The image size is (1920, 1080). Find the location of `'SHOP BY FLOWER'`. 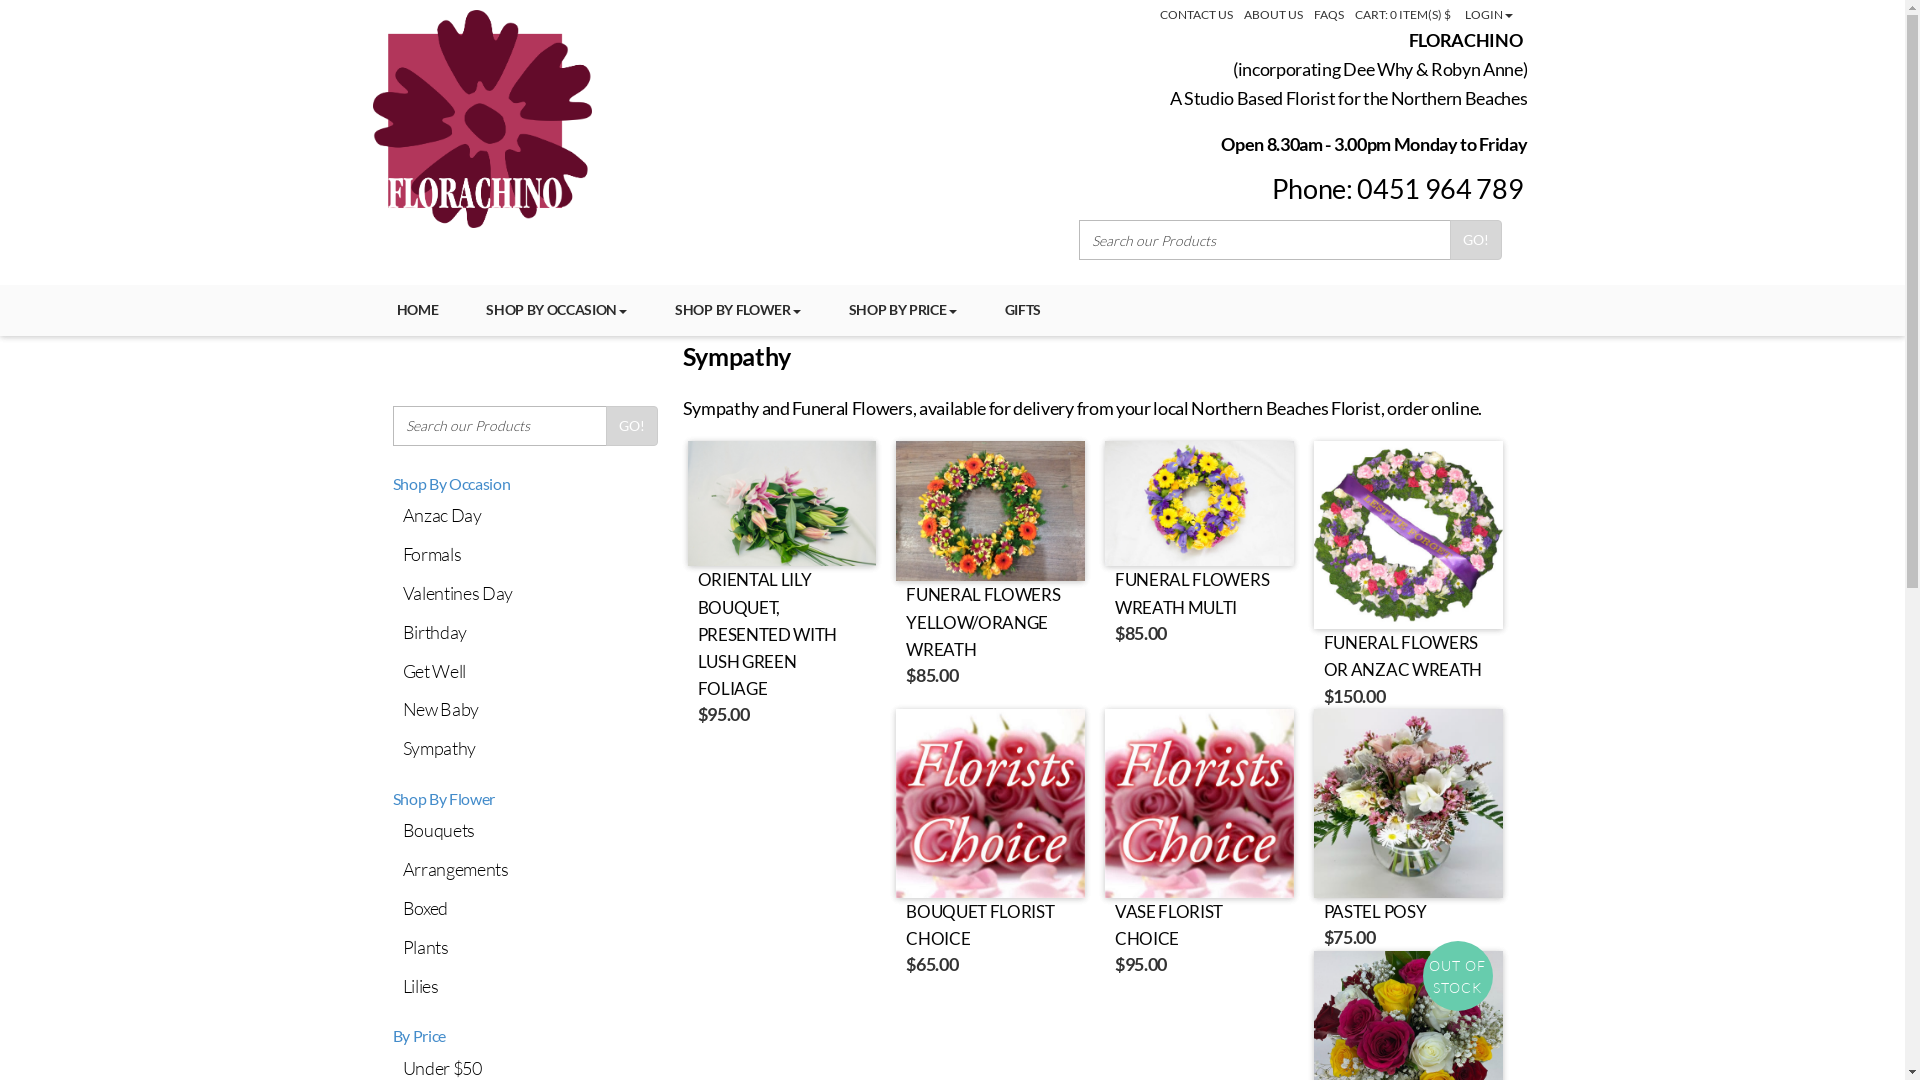

'SHOP BY FLOWER' is located at coordinates (737, 309).